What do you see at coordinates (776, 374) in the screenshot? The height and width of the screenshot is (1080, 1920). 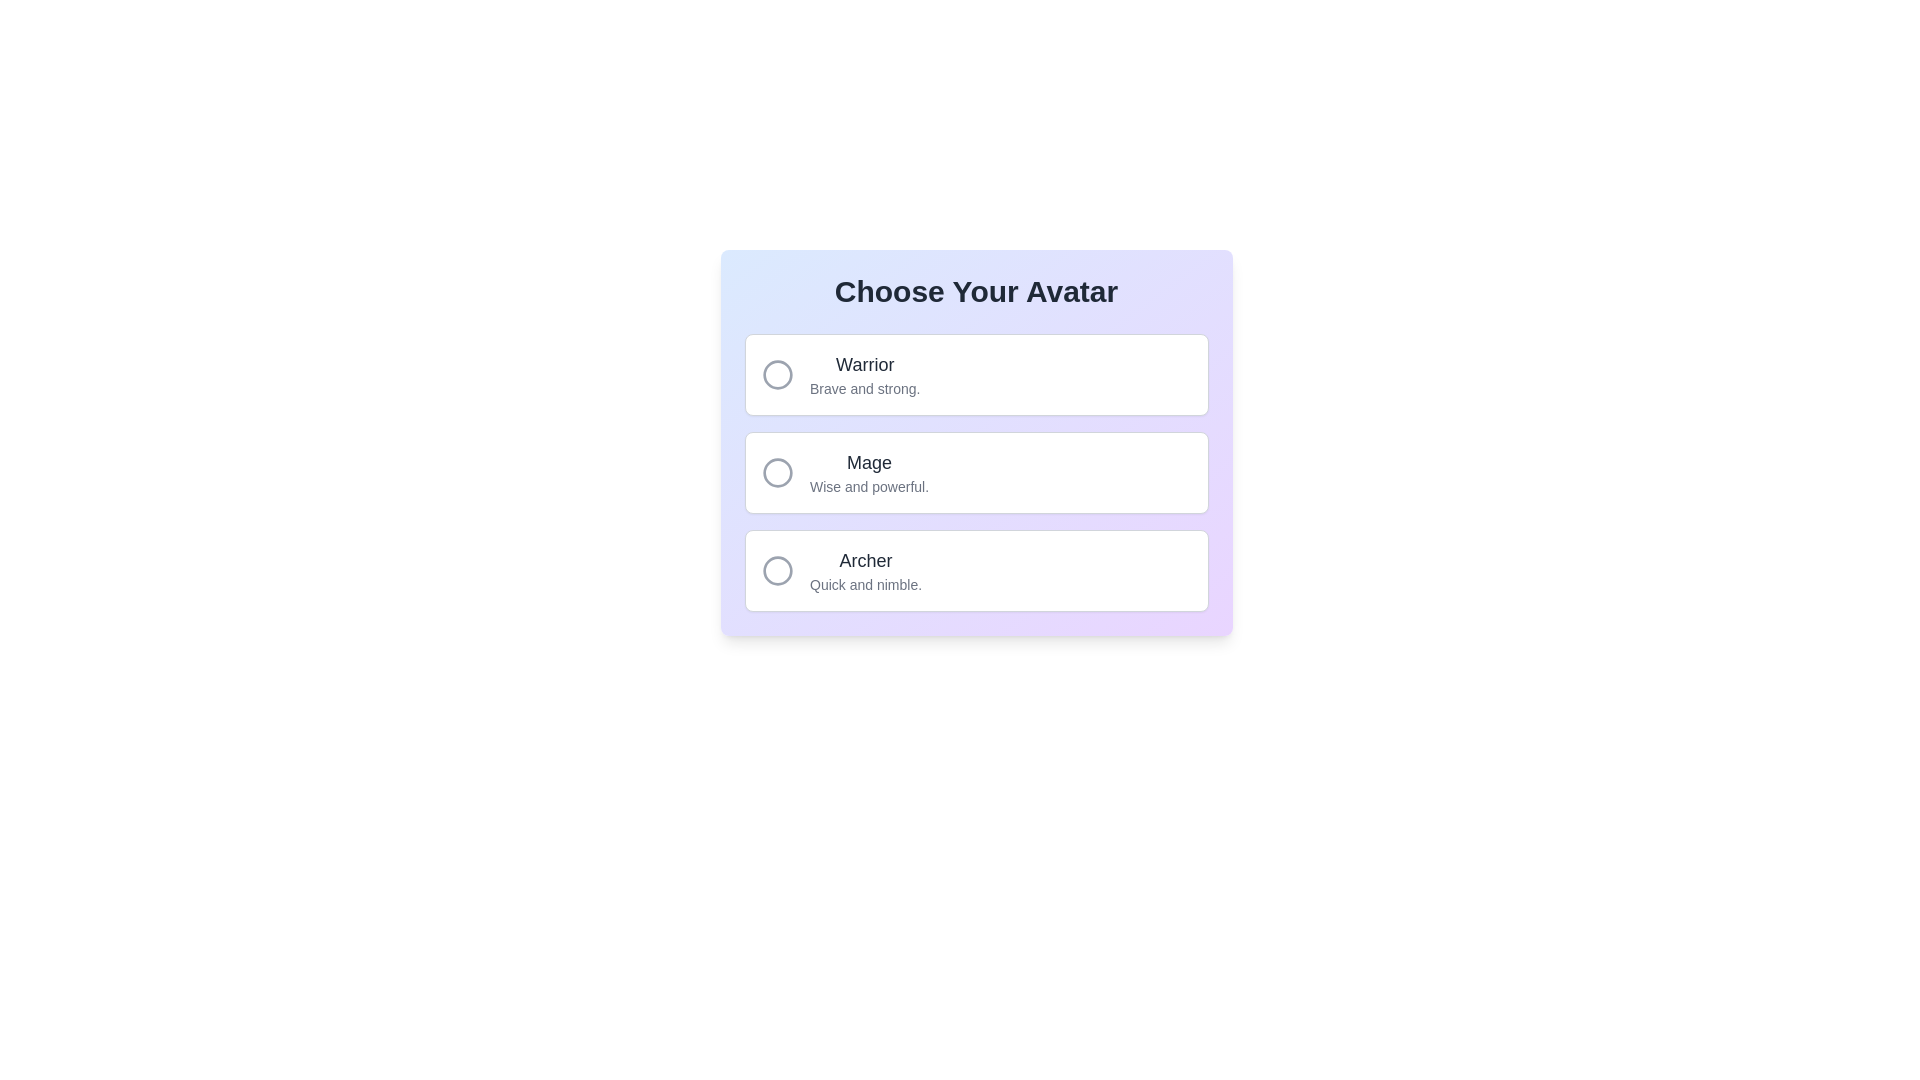 I see `the Decorative Icon next to the 'Warrior' selection option` at bounding box center [776, 374].